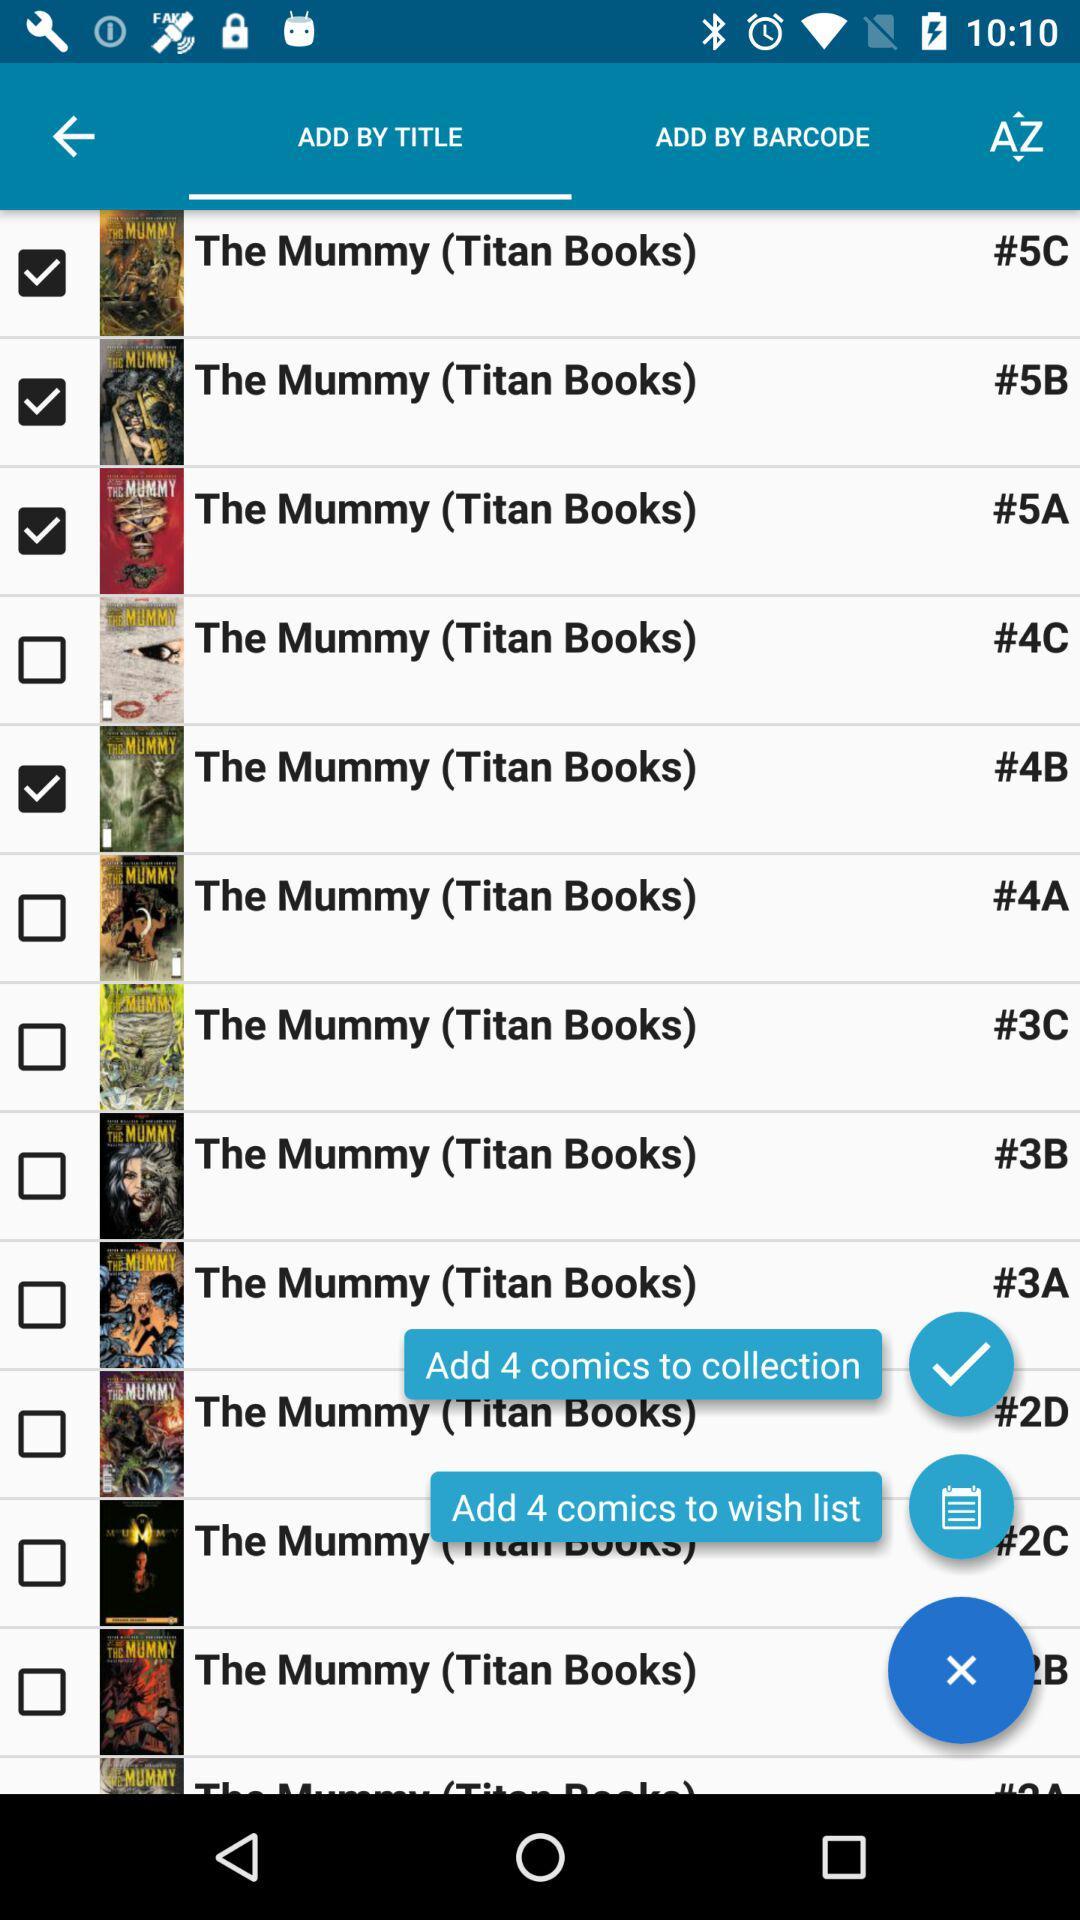 This screenshot has height=1920, width=1080. Describe the element at coordinates (48, 1305) in the screenshot. I see `a comic` at that location.